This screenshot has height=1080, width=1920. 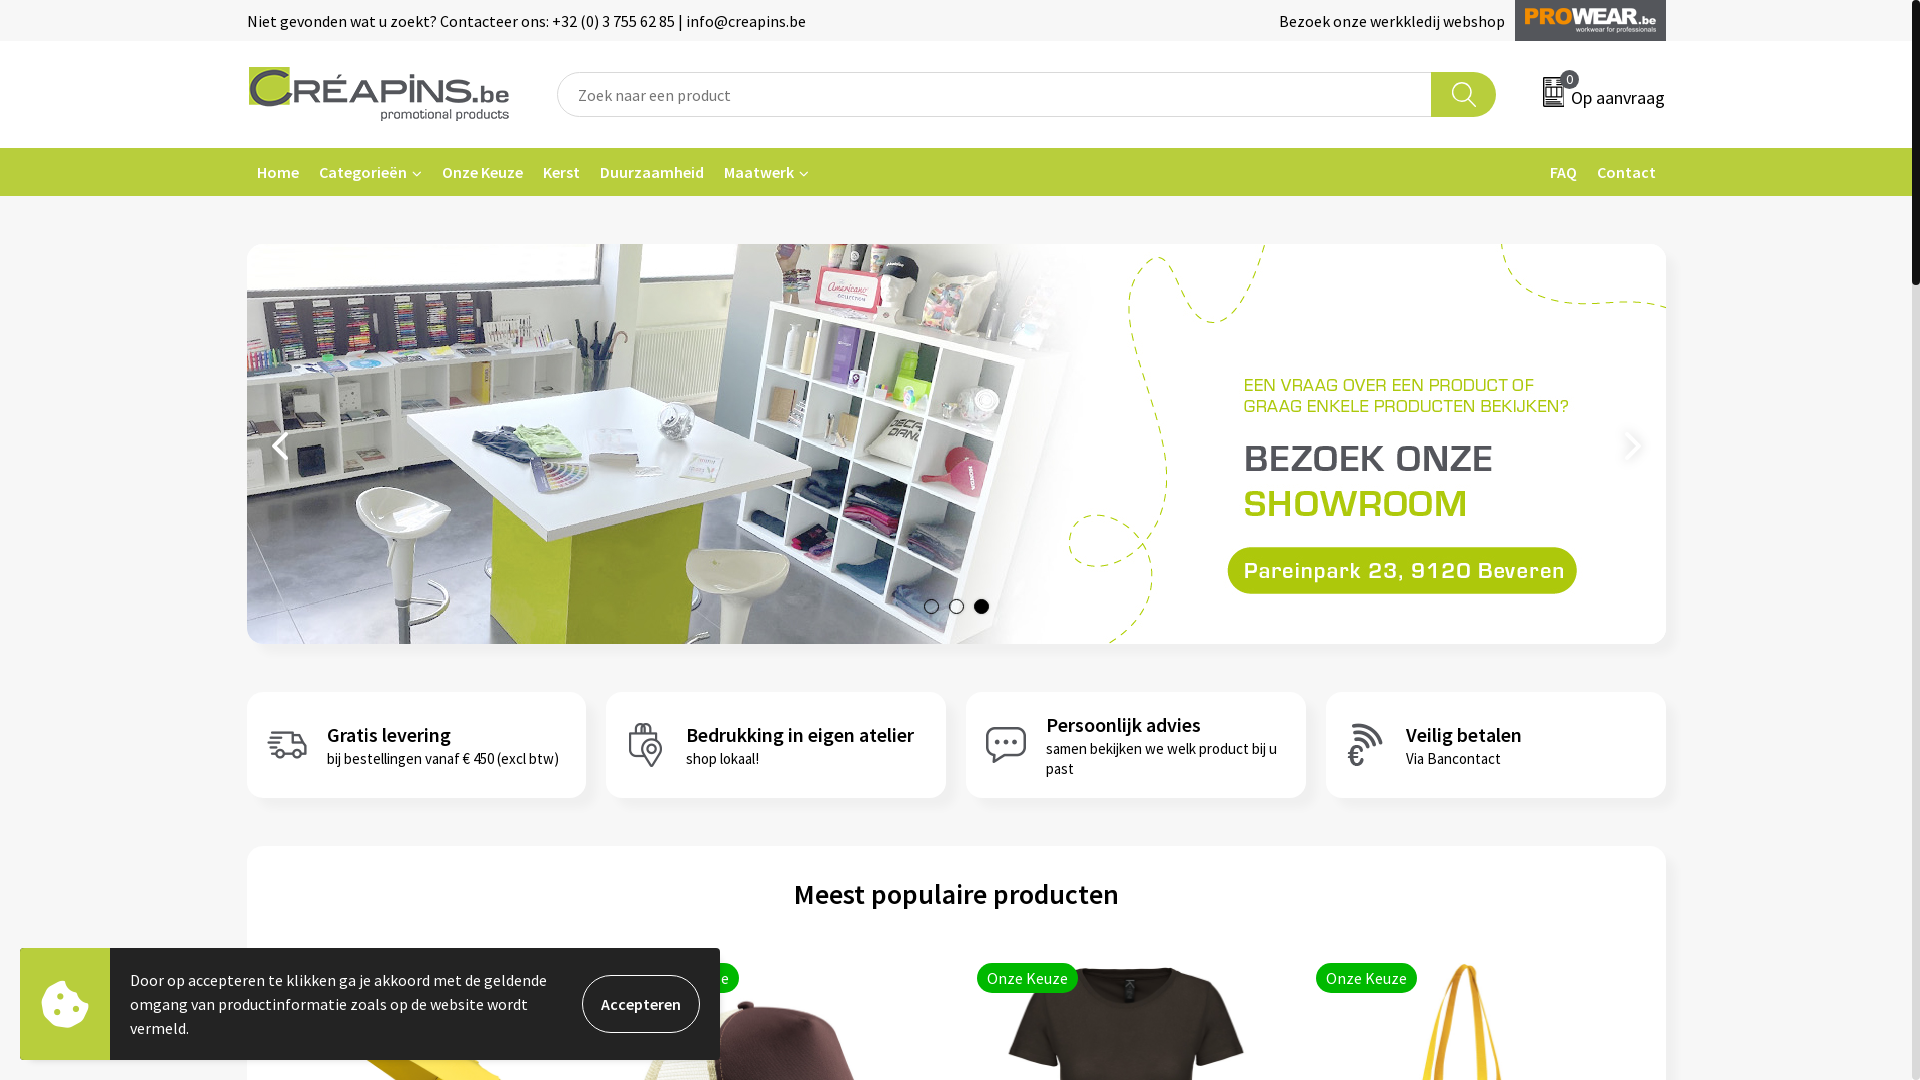 What do you see at coordinates (930, 605) in the screenshot?
I see `'1'` at bounding box center [930, 605].